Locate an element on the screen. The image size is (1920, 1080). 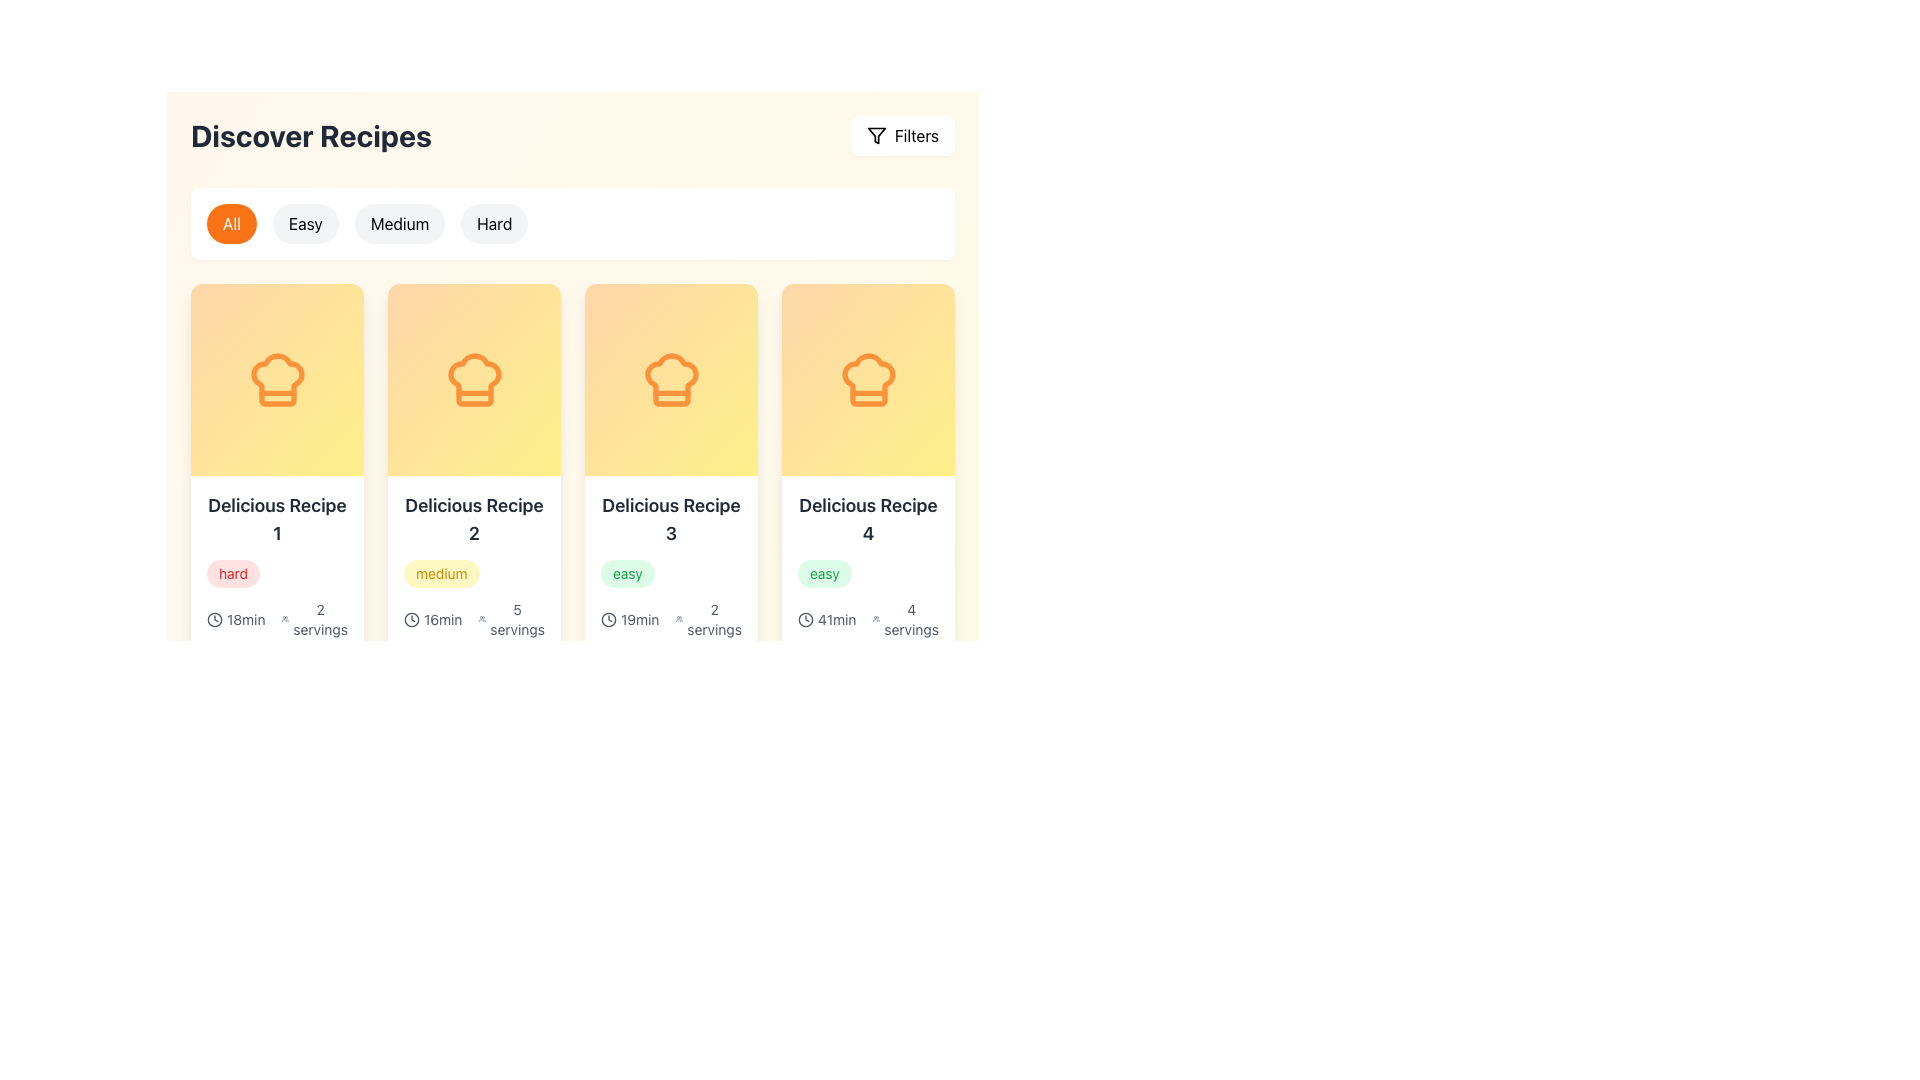
the recipe card displaying 'Delicious Recipe 1' with a light background and rounded corners, located at the top-left position in the grid is located at coordinates (276, 589).